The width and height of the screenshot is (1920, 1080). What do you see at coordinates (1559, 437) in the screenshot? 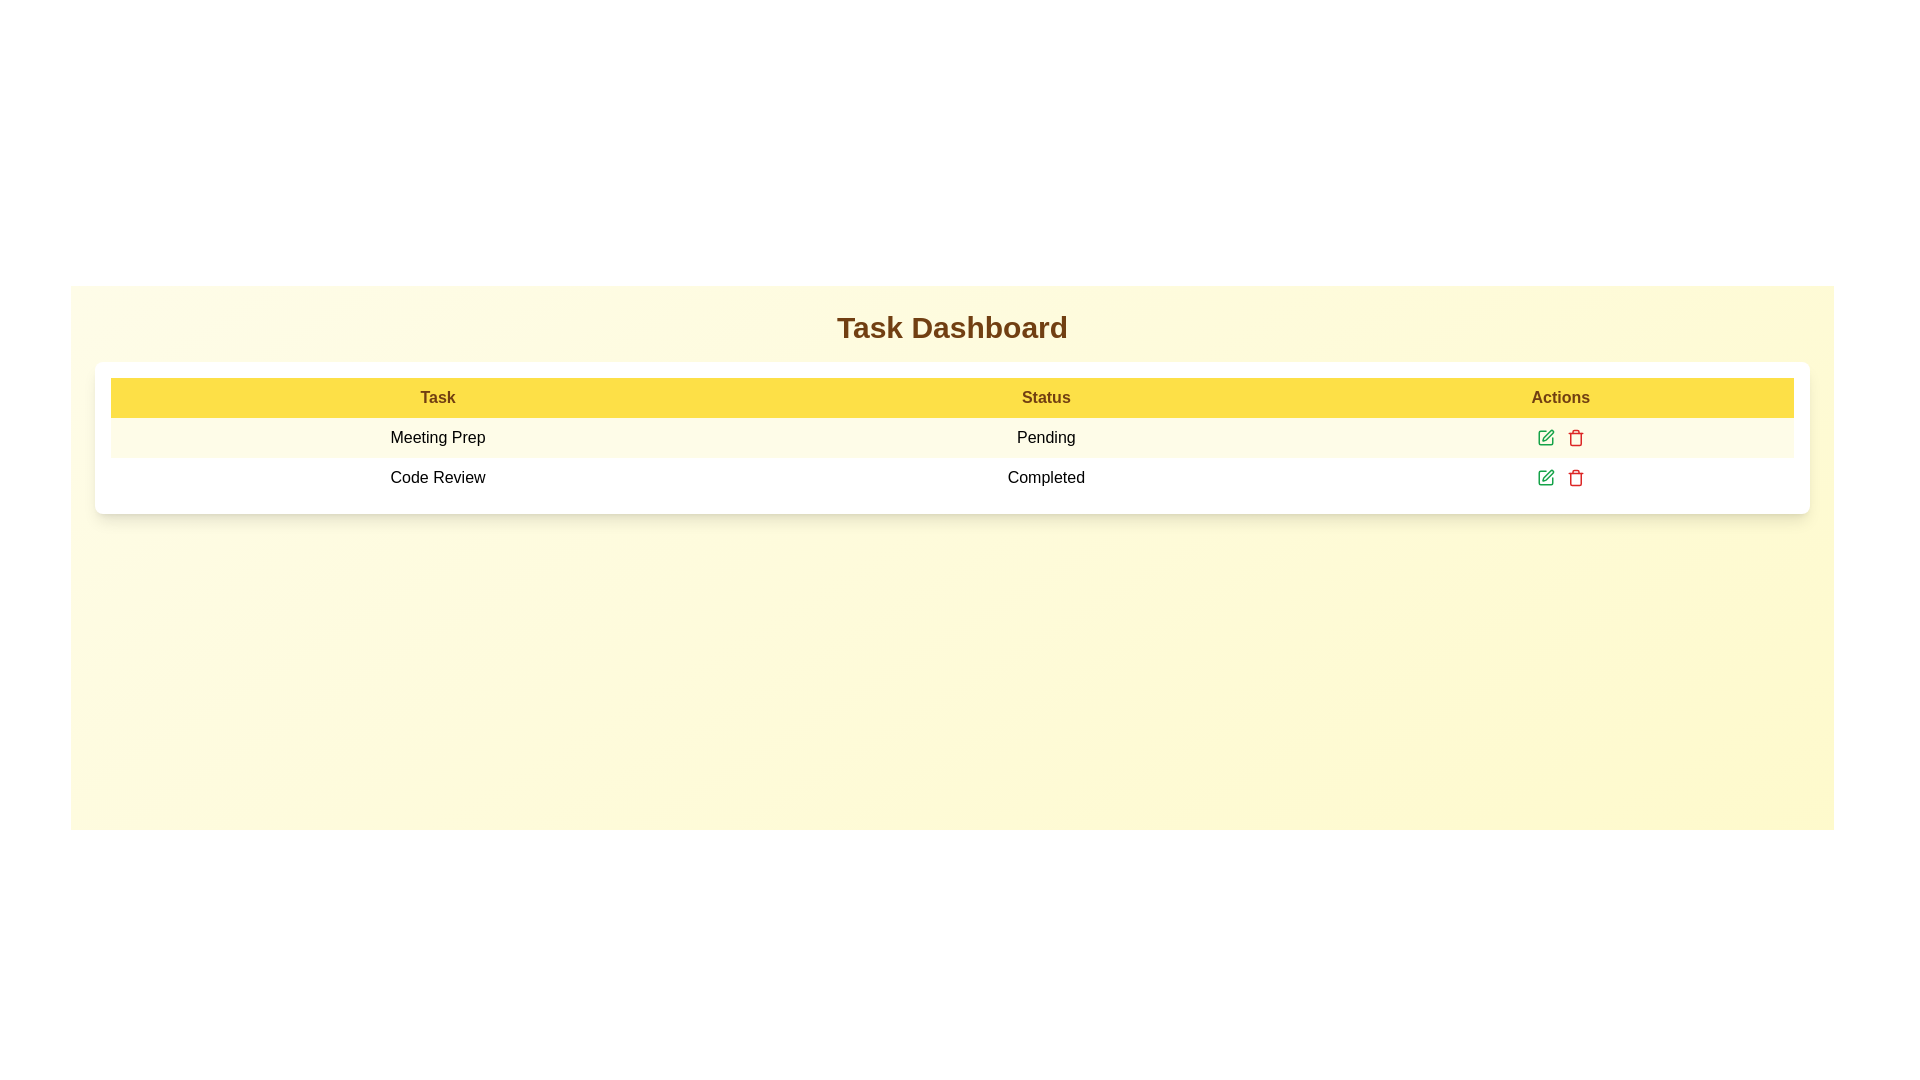
I see `the green pencil icon in the Actions column of the Task Dashboard` at bounding box center [1559, 437].